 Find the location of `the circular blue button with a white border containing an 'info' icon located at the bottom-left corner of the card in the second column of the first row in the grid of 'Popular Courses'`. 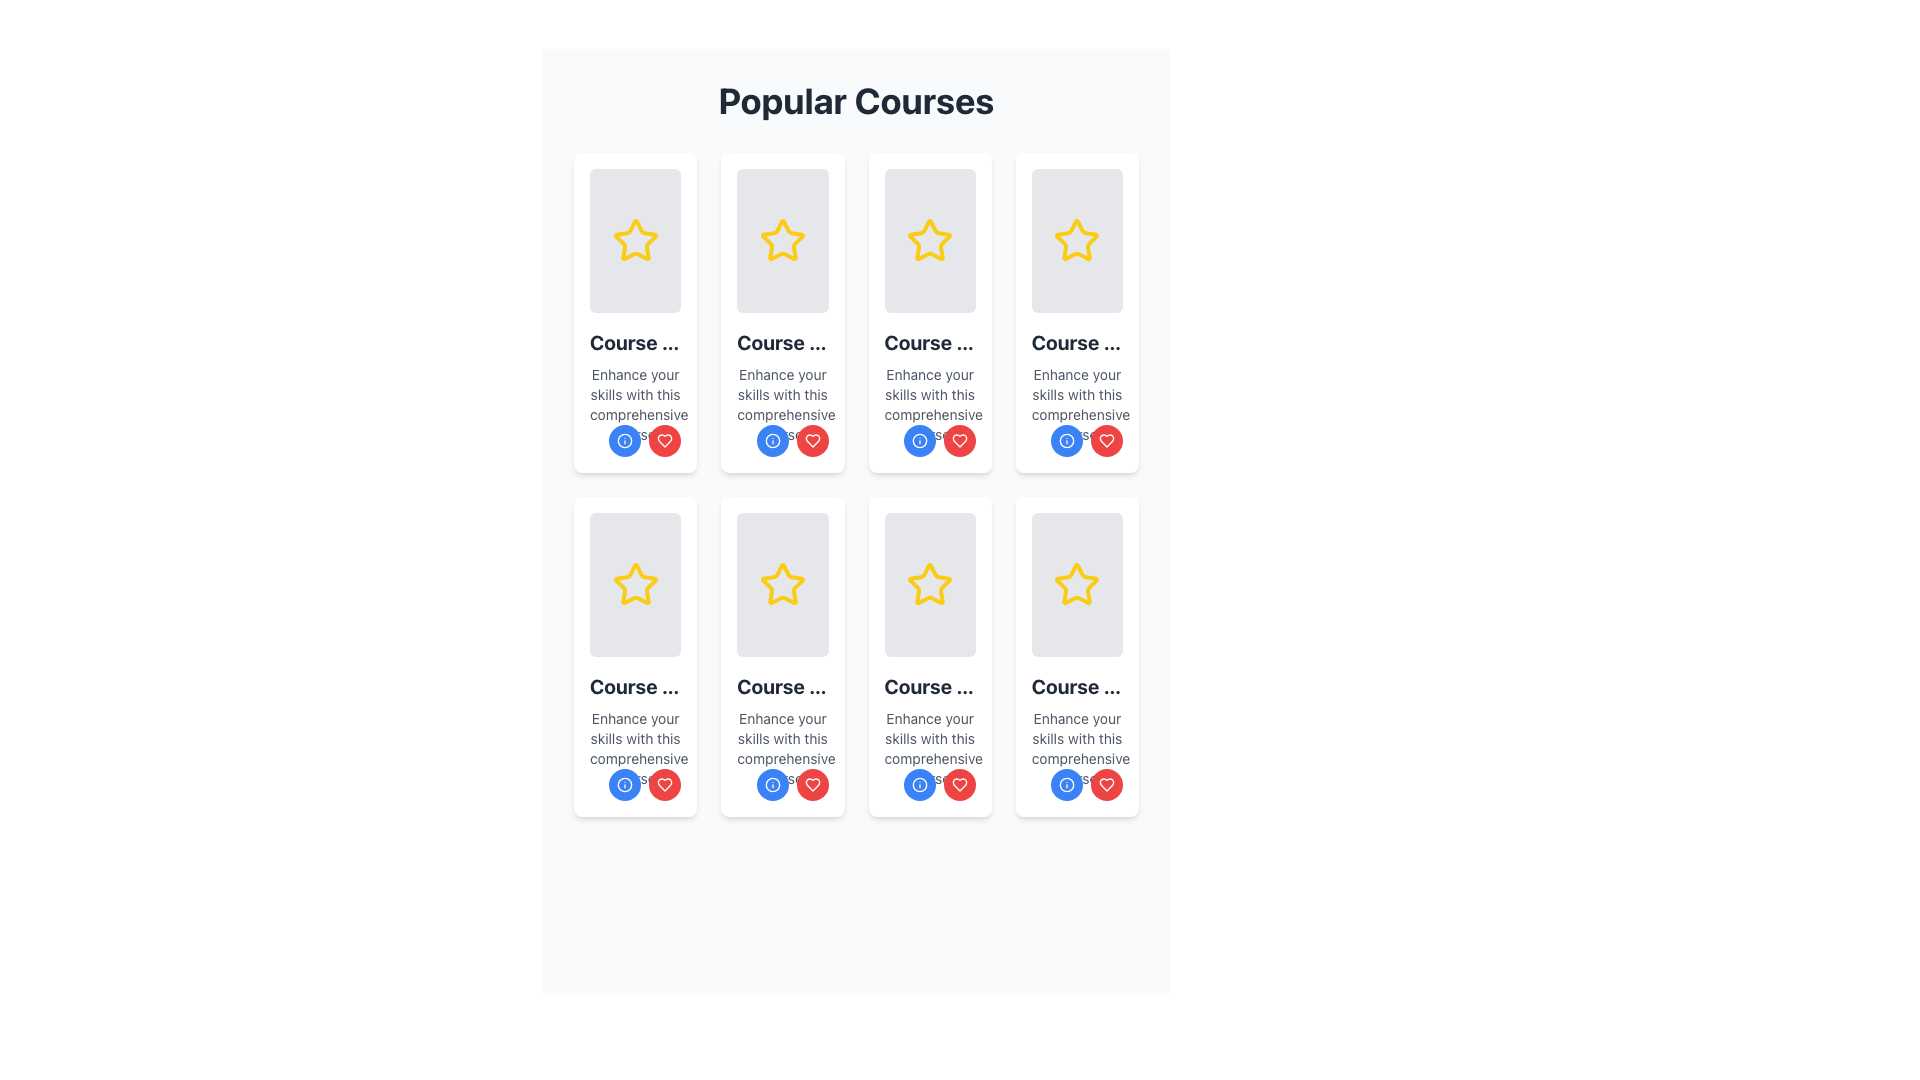

the circular blue button with a white border containing an 'info' icon located at the bottom-left corner of the card in the second column of the first row in the grid of 'Popular Courses' is located at coordinates (918, 439).